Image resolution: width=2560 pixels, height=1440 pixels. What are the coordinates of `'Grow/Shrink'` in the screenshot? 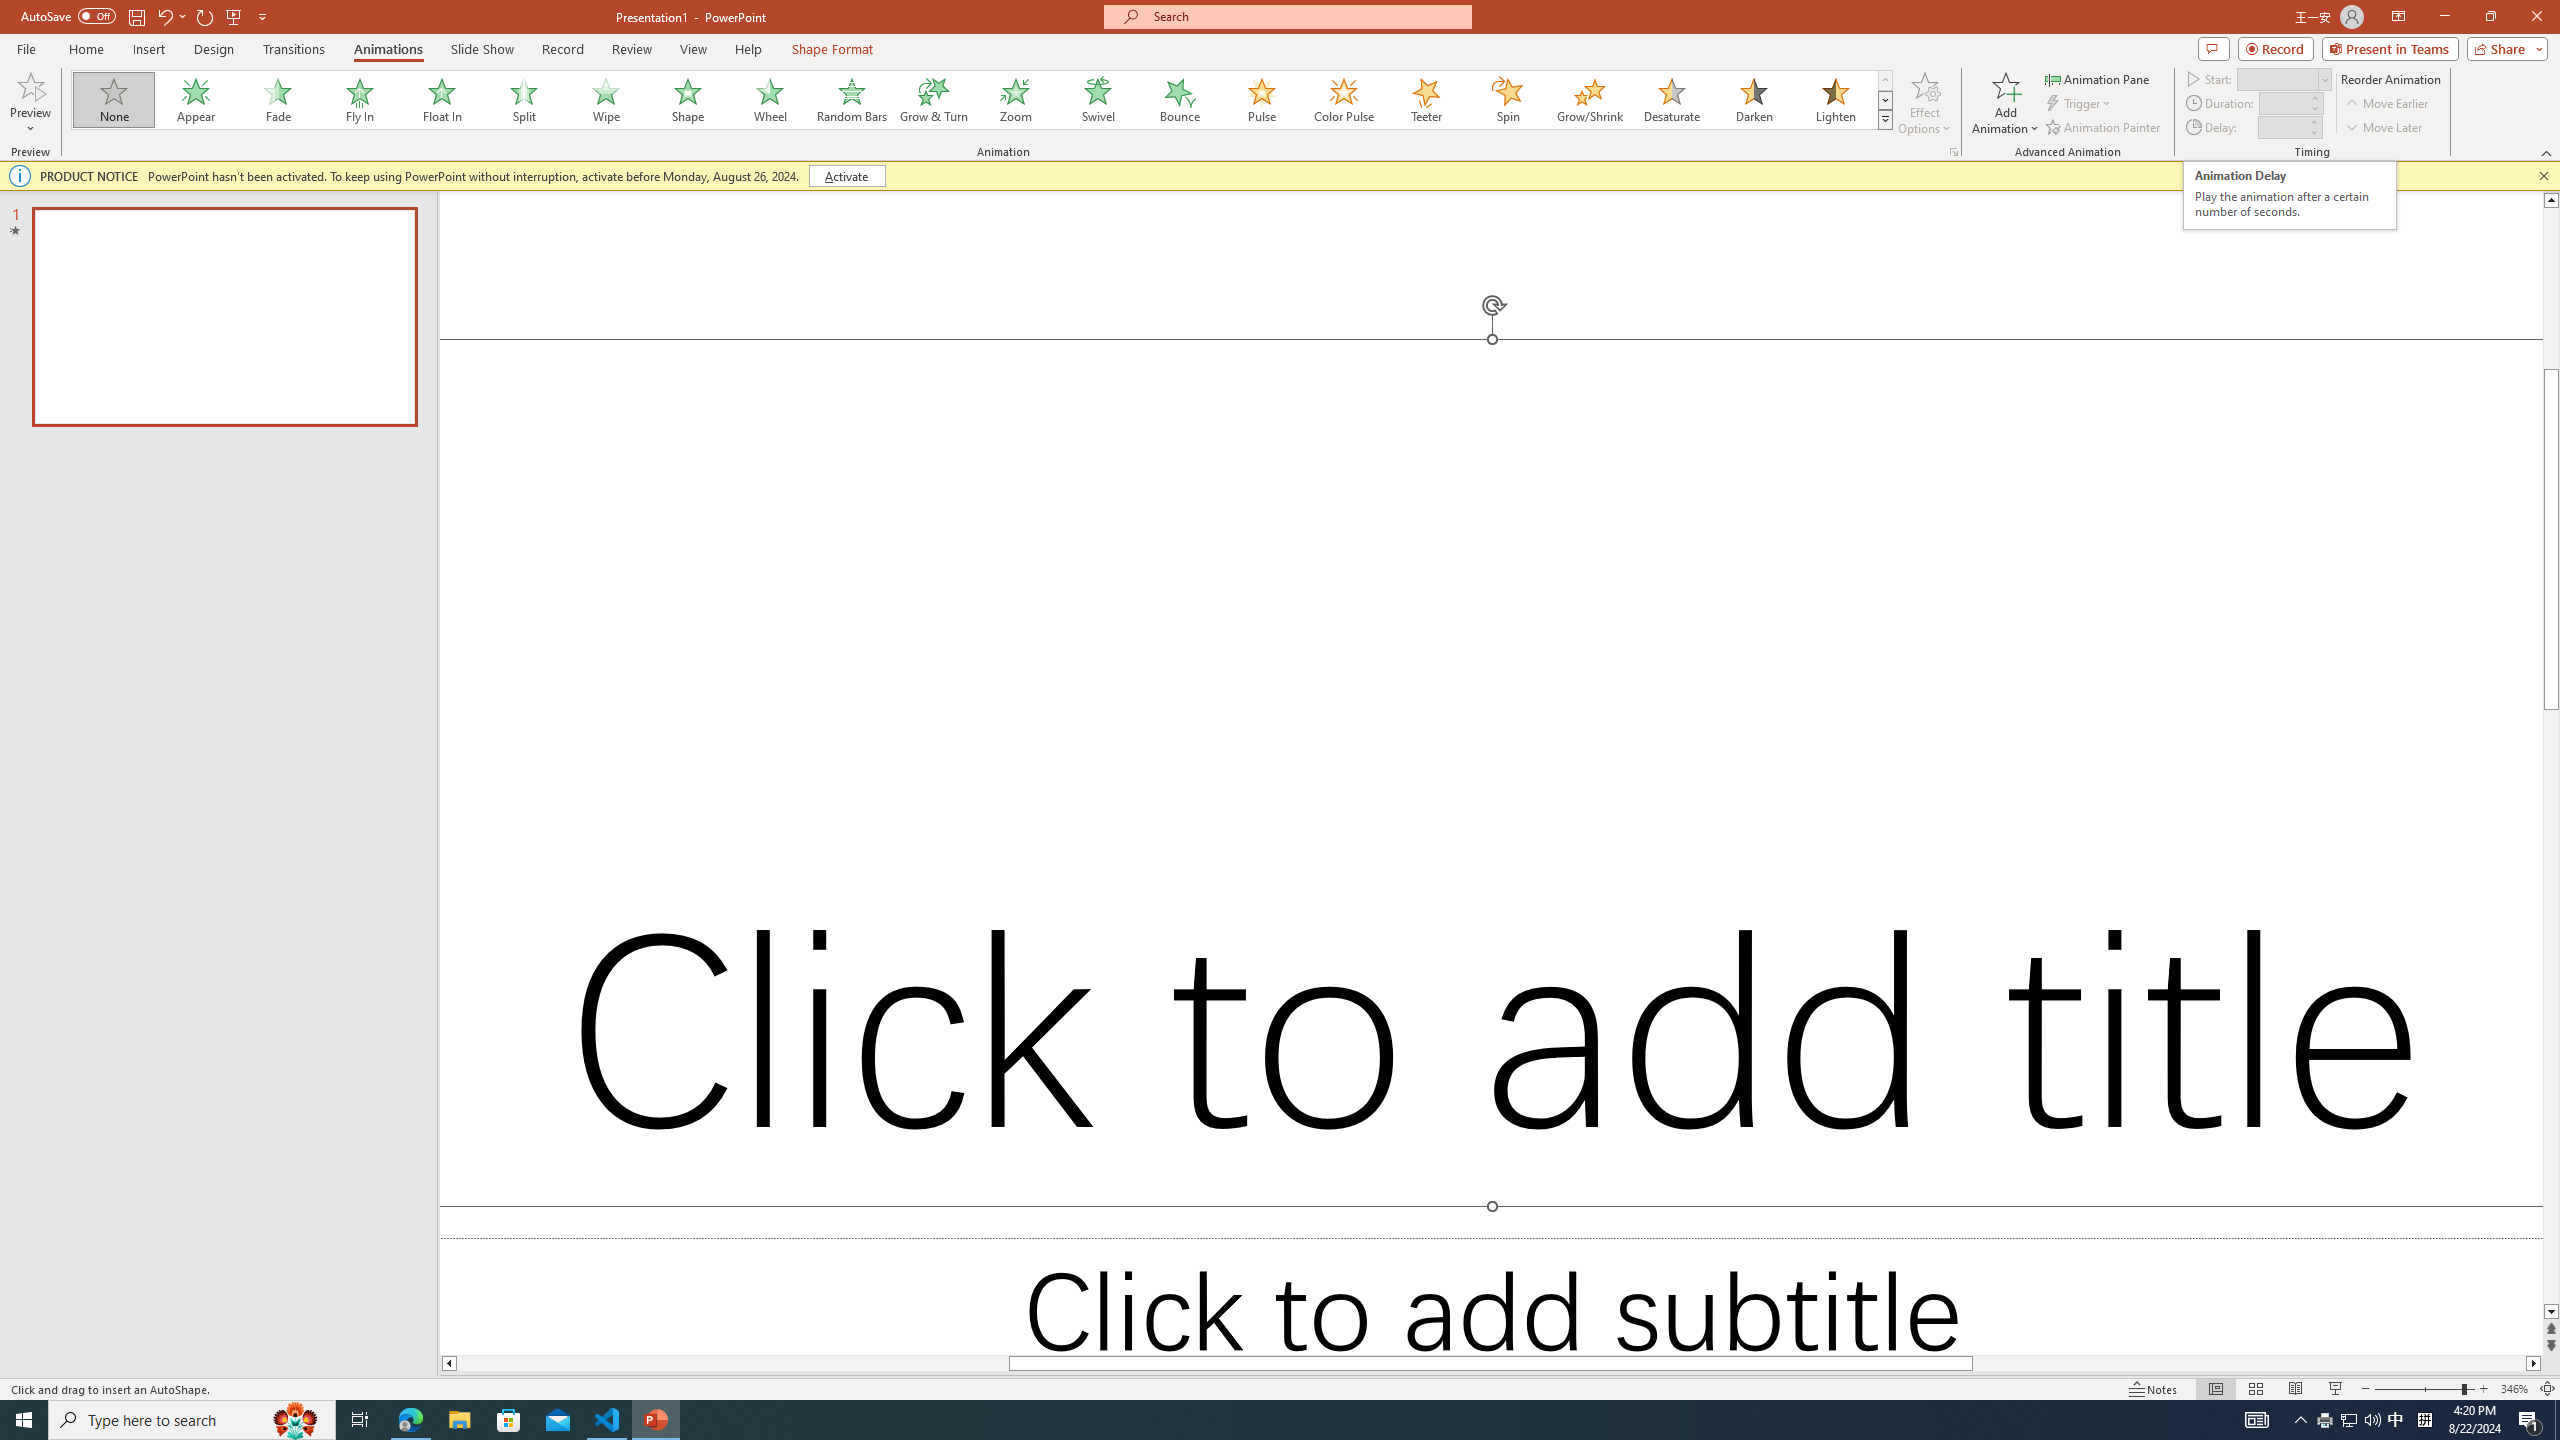 It's located at (1589, 99).